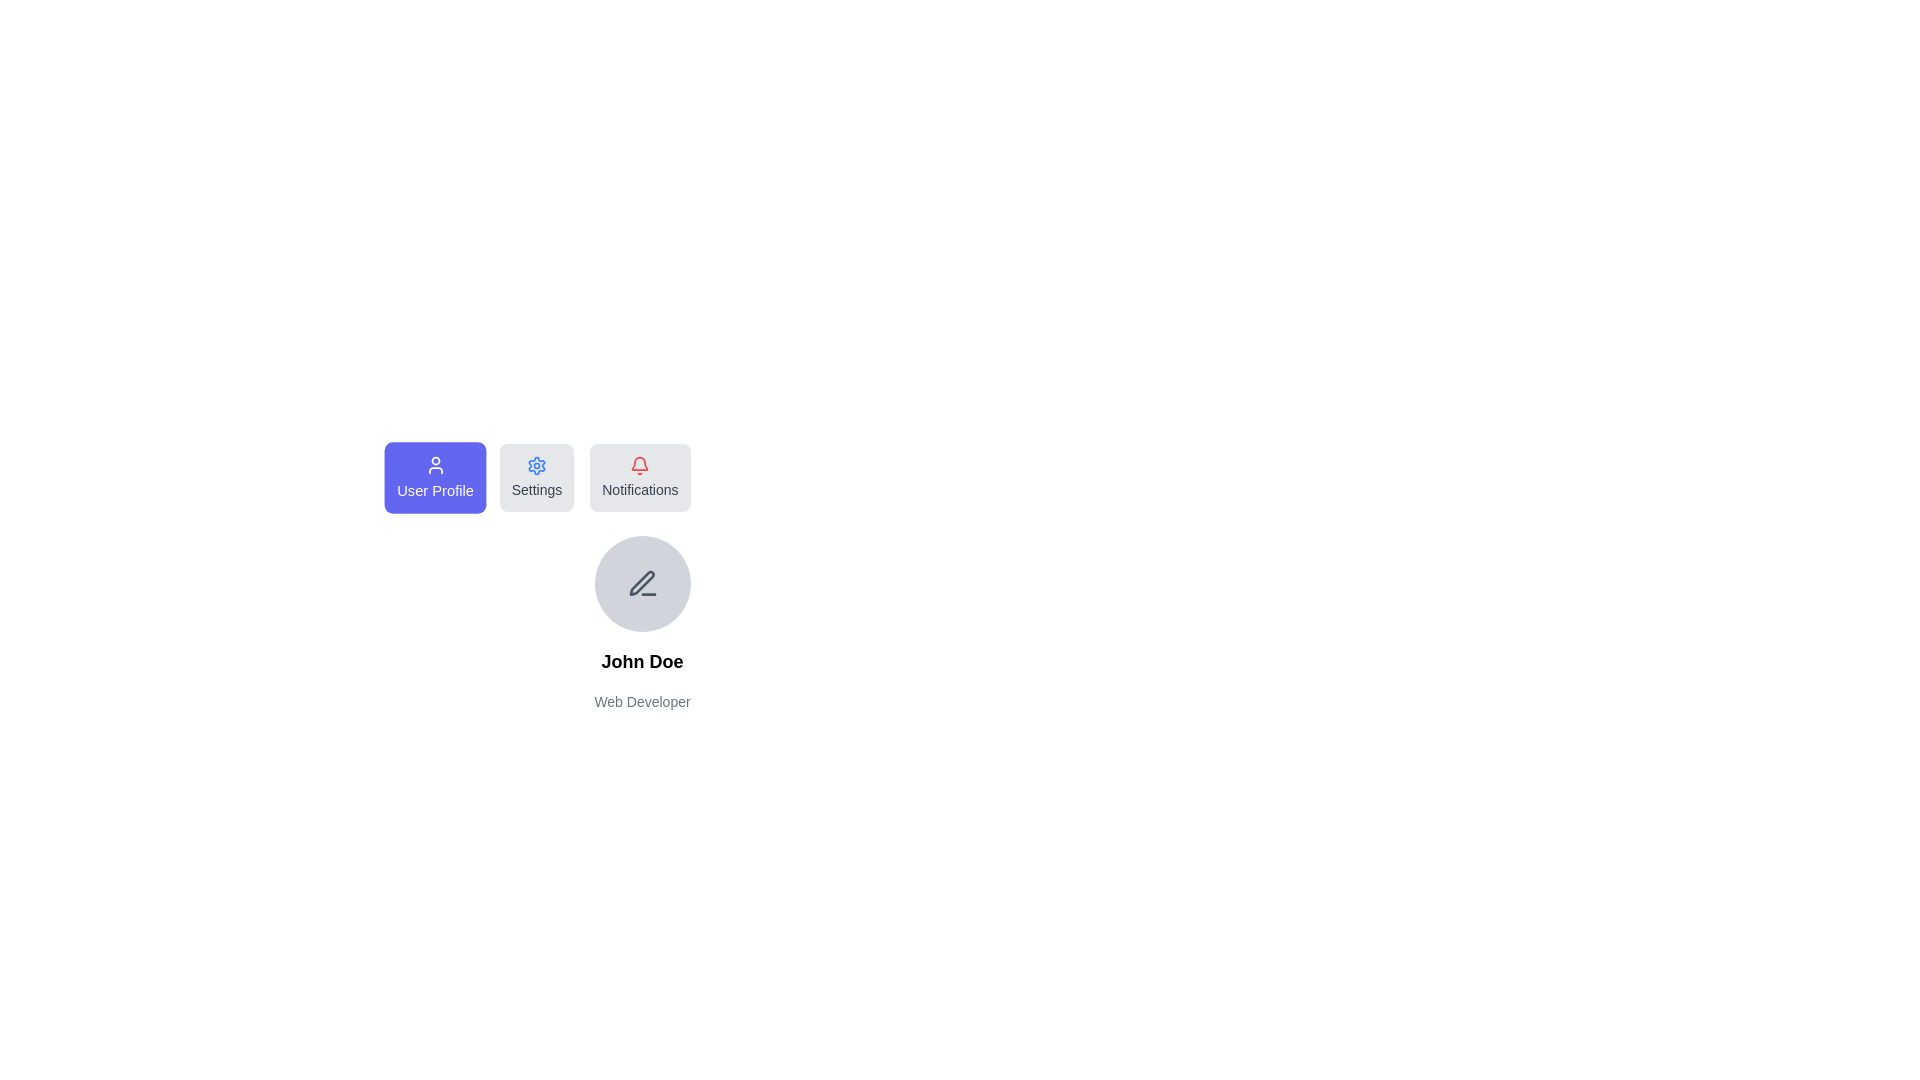 This screenshot has width=1920, height=1080. Describe the element at coordinates (434, 465) in the screenshot. I see `the visual feedback of the user silhouette icon located within the 'User Profile' button at the top-left of the interface` at that location.